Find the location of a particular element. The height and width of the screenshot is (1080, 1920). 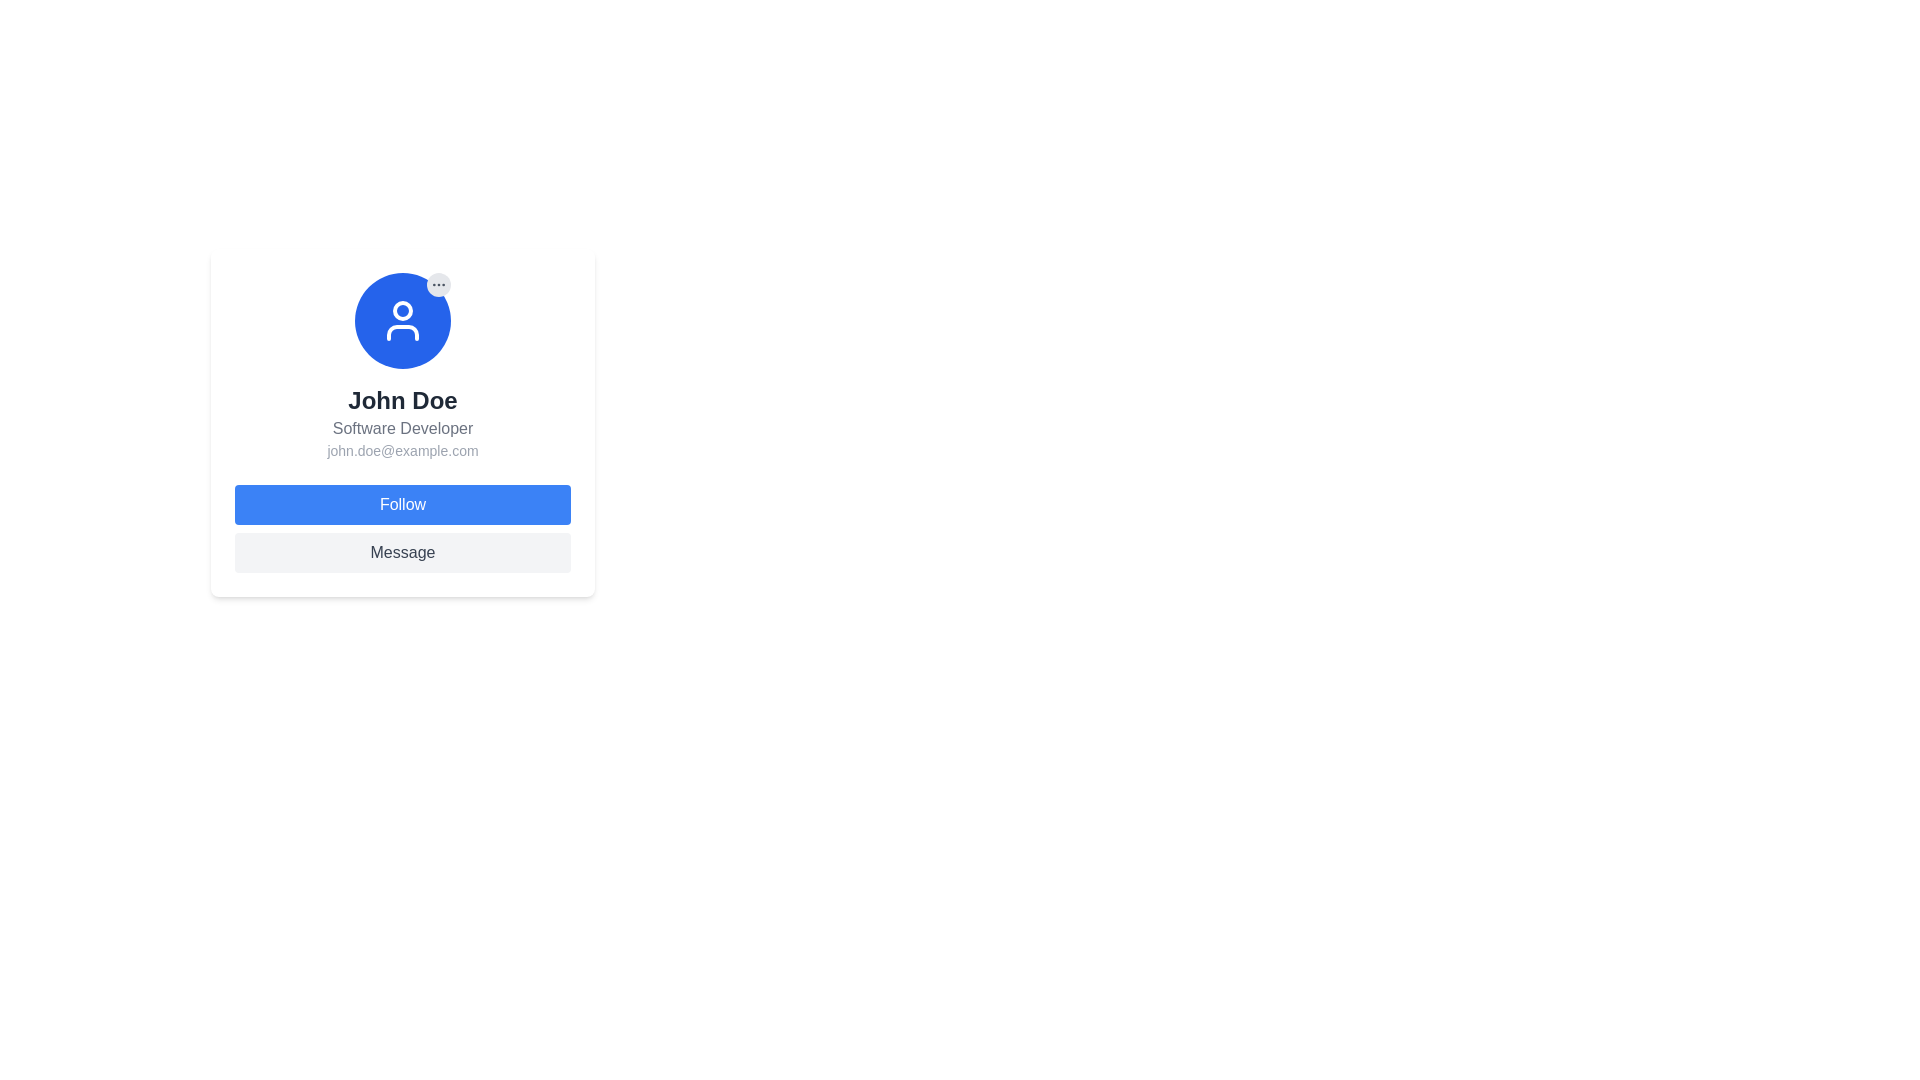

the circular blue icon with a white user icon located at the top-center of the profile card, directly above the name 'John Doe' is located at coordinates (402, 319).